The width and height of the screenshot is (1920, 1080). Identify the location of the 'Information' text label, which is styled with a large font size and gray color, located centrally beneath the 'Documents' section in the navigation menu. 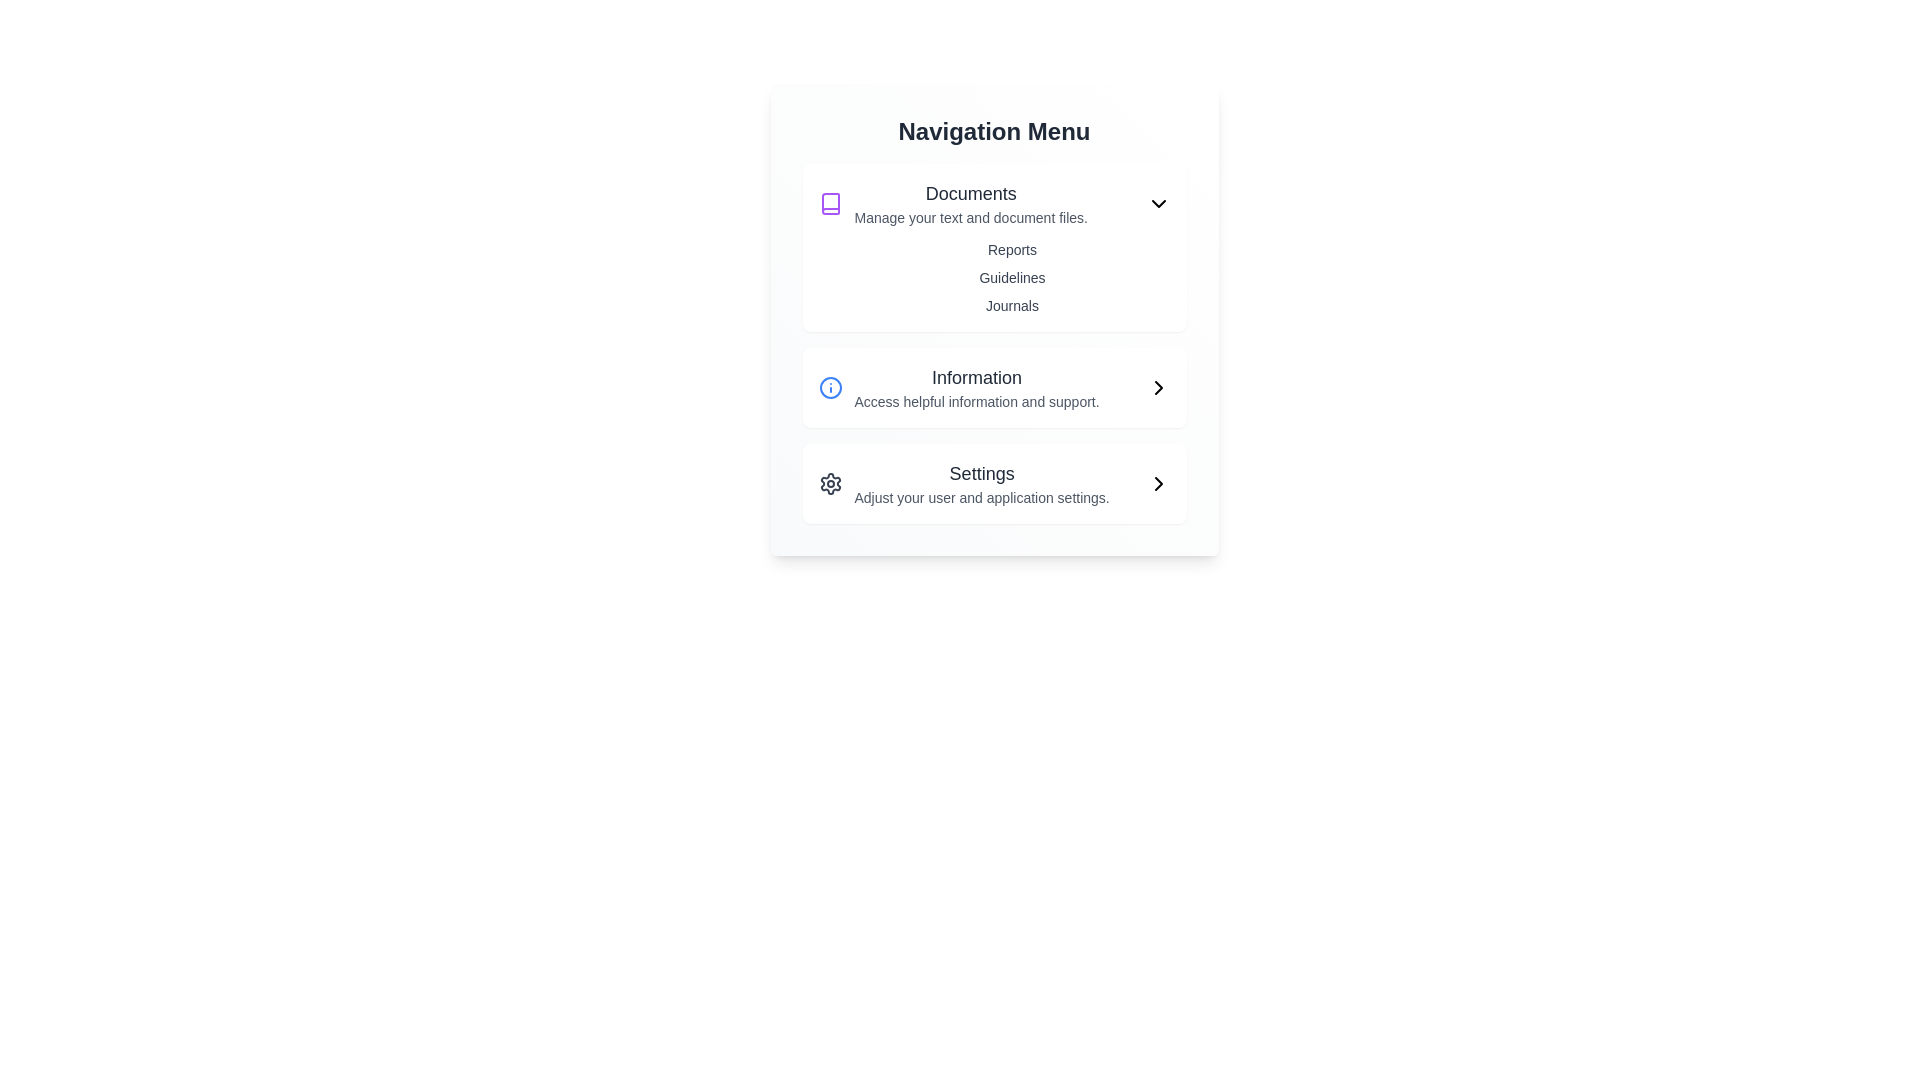
(977, 378).